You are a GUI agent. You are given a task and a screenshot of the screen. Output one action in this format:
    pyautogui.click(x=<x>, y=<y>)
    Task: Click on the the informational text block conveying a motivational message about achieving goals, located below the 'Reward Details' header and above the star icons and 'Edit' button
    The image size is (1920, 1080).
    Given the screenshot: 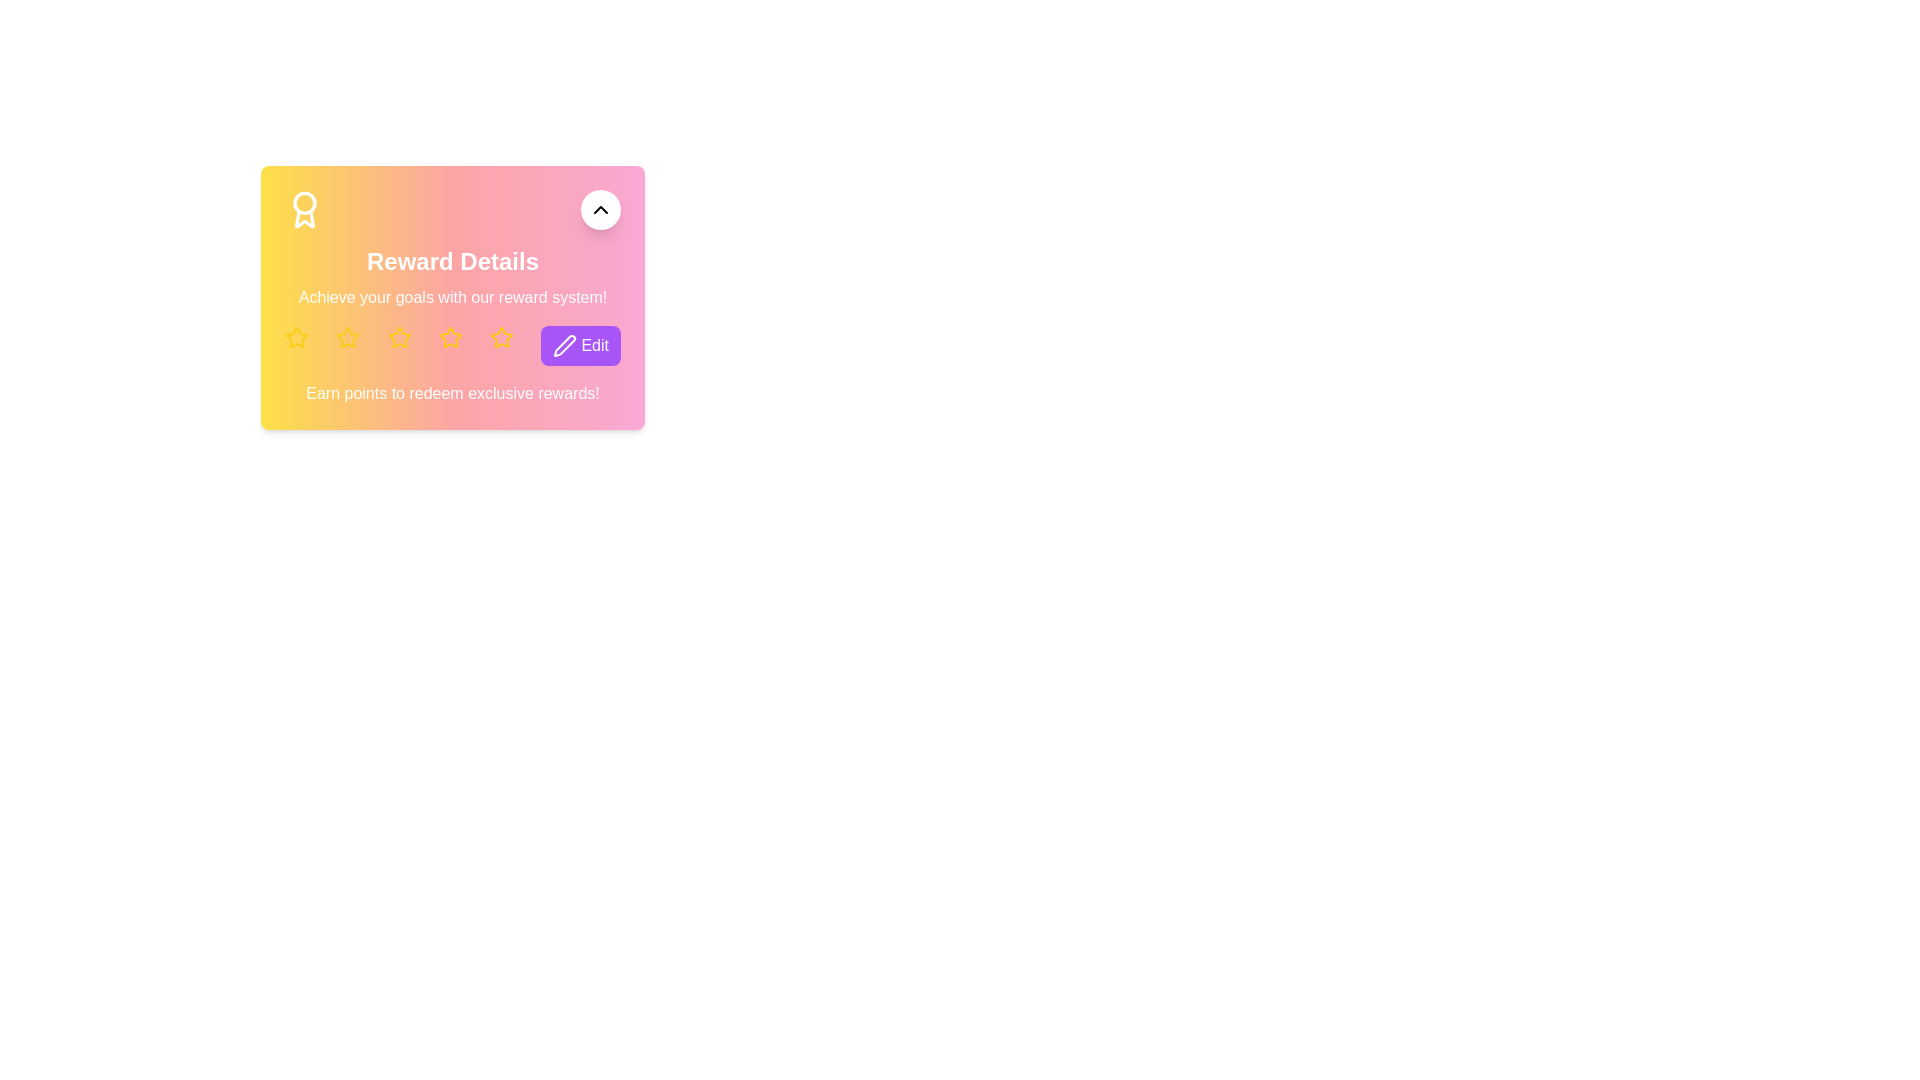 What is the action you would take?
    pyautogui.click(x=451, y=297)
    